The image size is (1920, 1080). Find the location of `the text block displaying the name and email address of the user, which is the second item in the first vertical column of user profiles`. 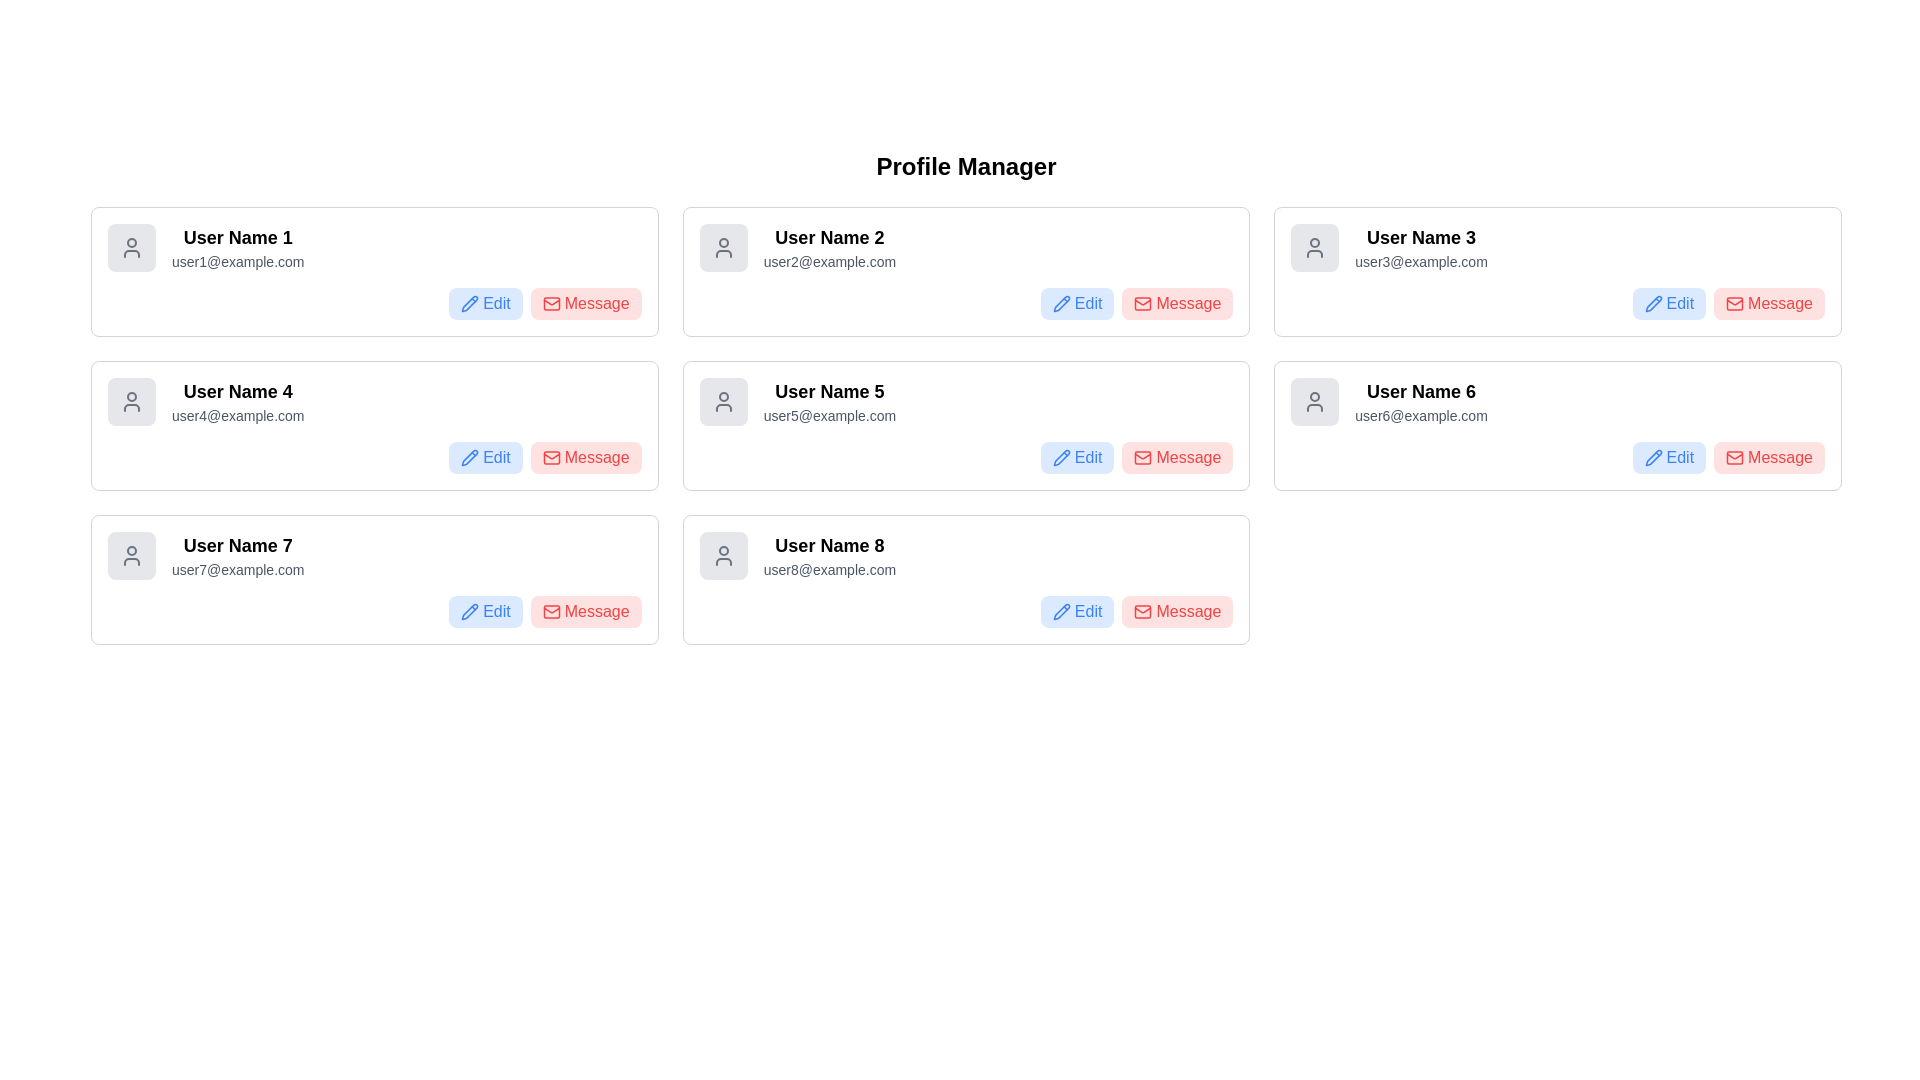

the text block displaying the name and email address of the user, which is the second item in the first vertical column of user profiles is located at coordinates (238, 401).